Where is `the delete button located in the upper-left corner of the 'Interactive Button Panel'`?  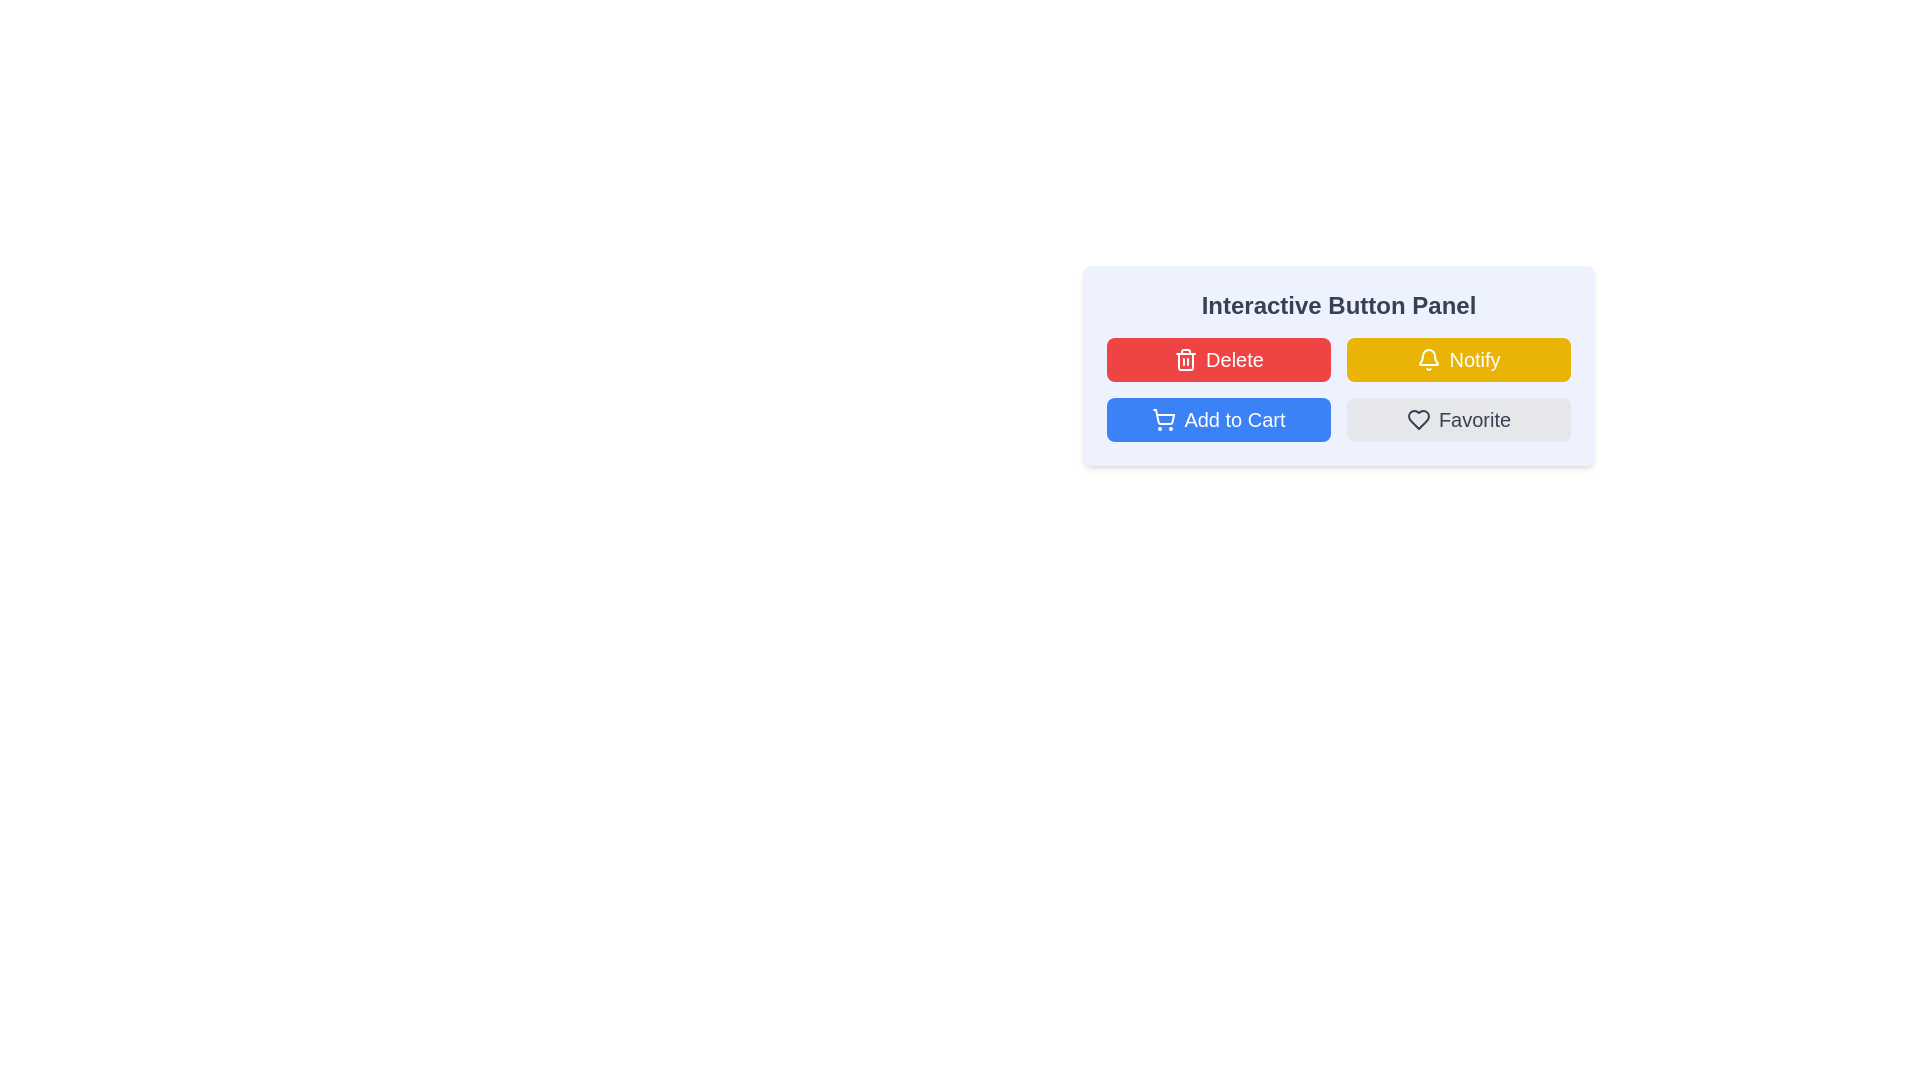
the delete button located in the upper-left corner of the 'Interactive Button Panel' is located at coordinates (1218, 358).